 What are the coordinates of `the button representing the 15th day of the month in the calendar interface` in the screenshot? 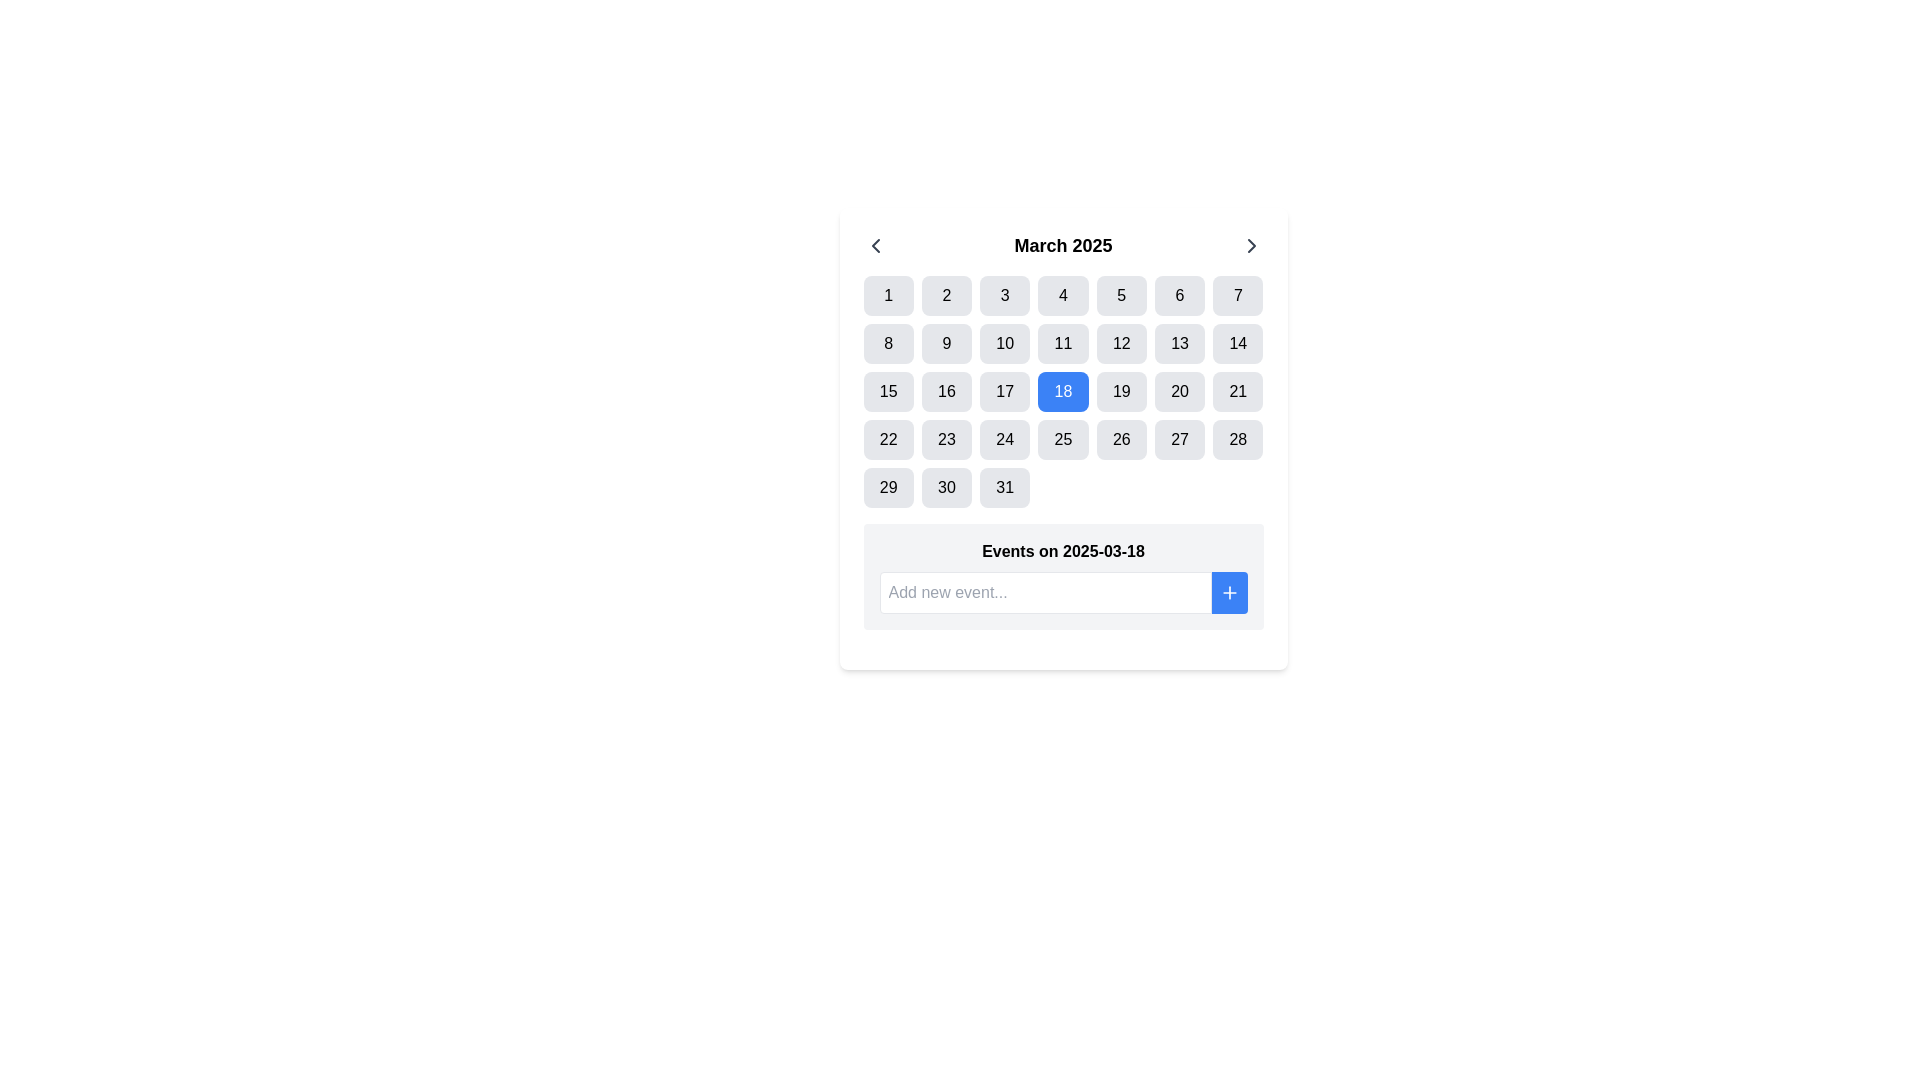 It's located at (887, 392).